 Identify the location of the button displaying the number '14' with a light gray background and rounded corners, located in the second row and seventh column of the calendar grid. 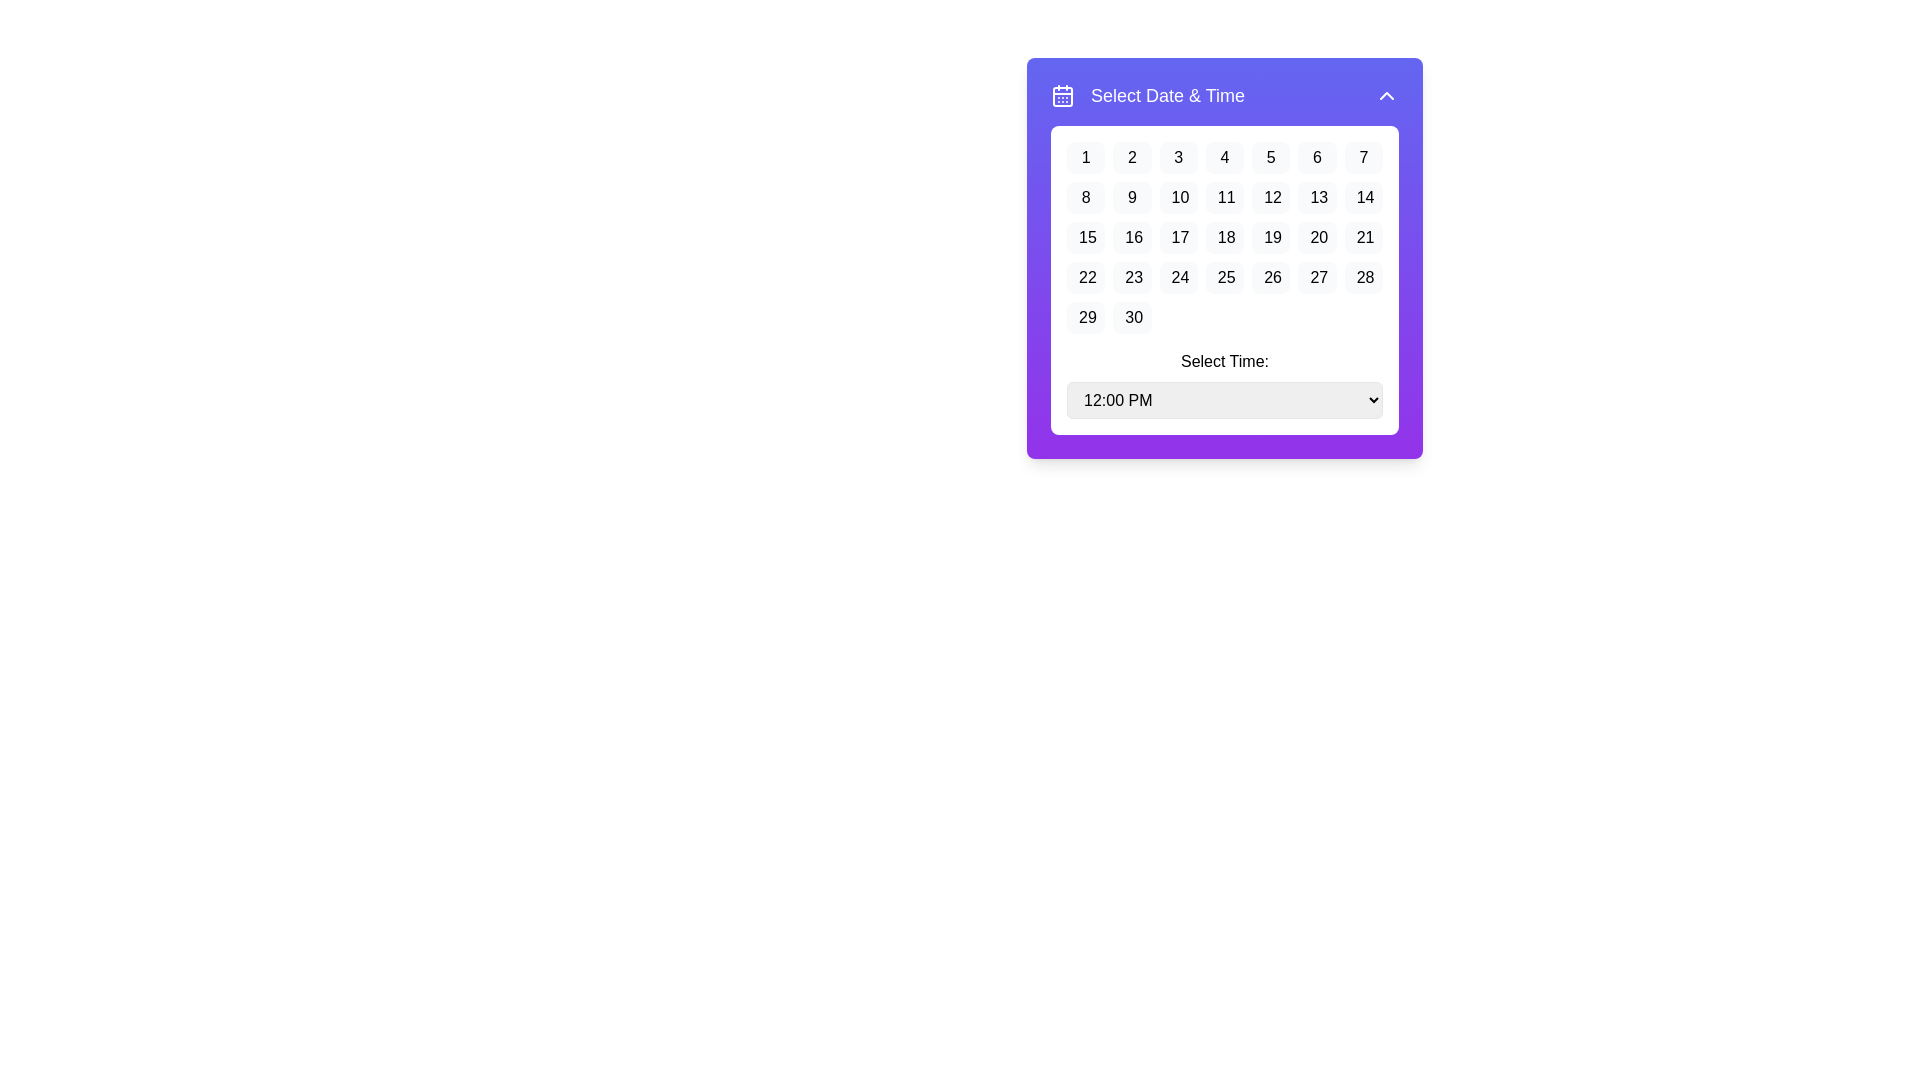
(1362, 197).